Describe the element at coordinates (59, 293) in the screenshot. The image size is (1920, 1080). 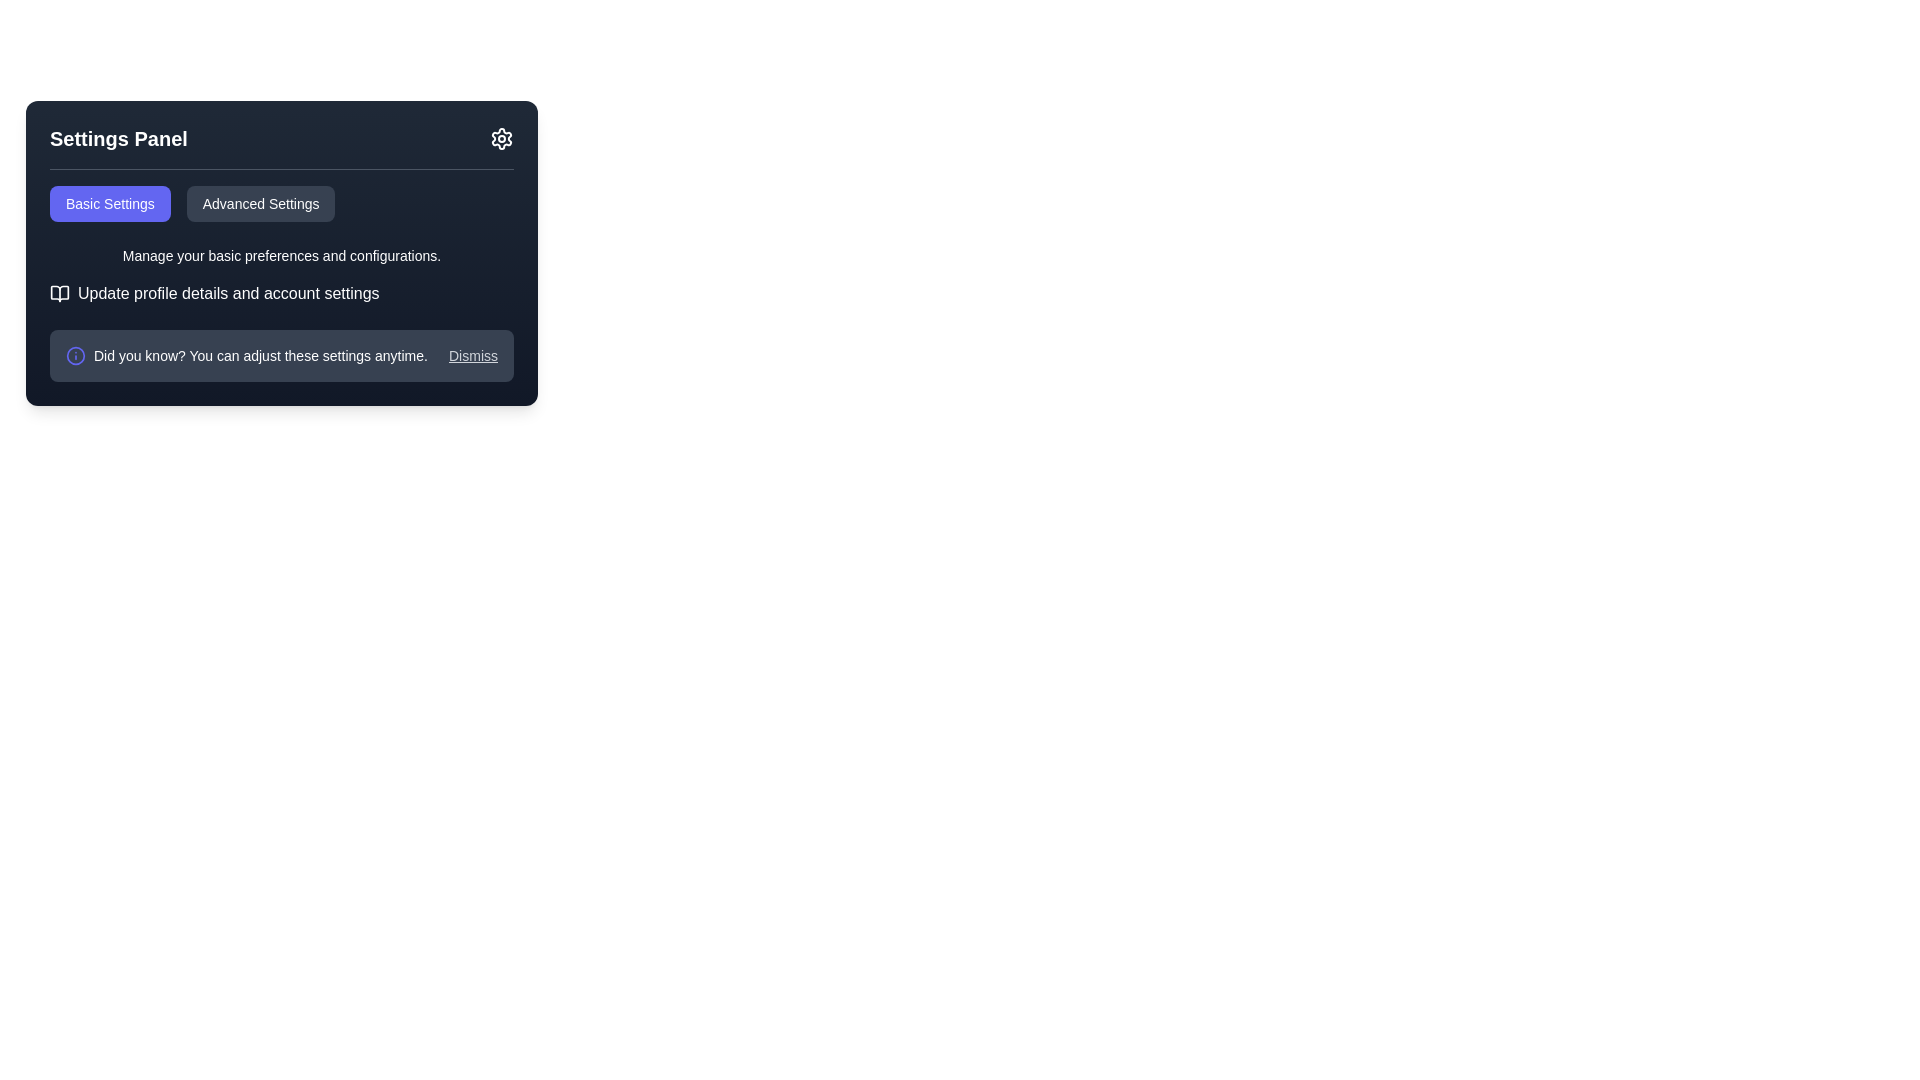
I see `the open book icon, which is styled in black and represents information or documentation, located towards the left side of the interface above the text for updating profile details` at that location.